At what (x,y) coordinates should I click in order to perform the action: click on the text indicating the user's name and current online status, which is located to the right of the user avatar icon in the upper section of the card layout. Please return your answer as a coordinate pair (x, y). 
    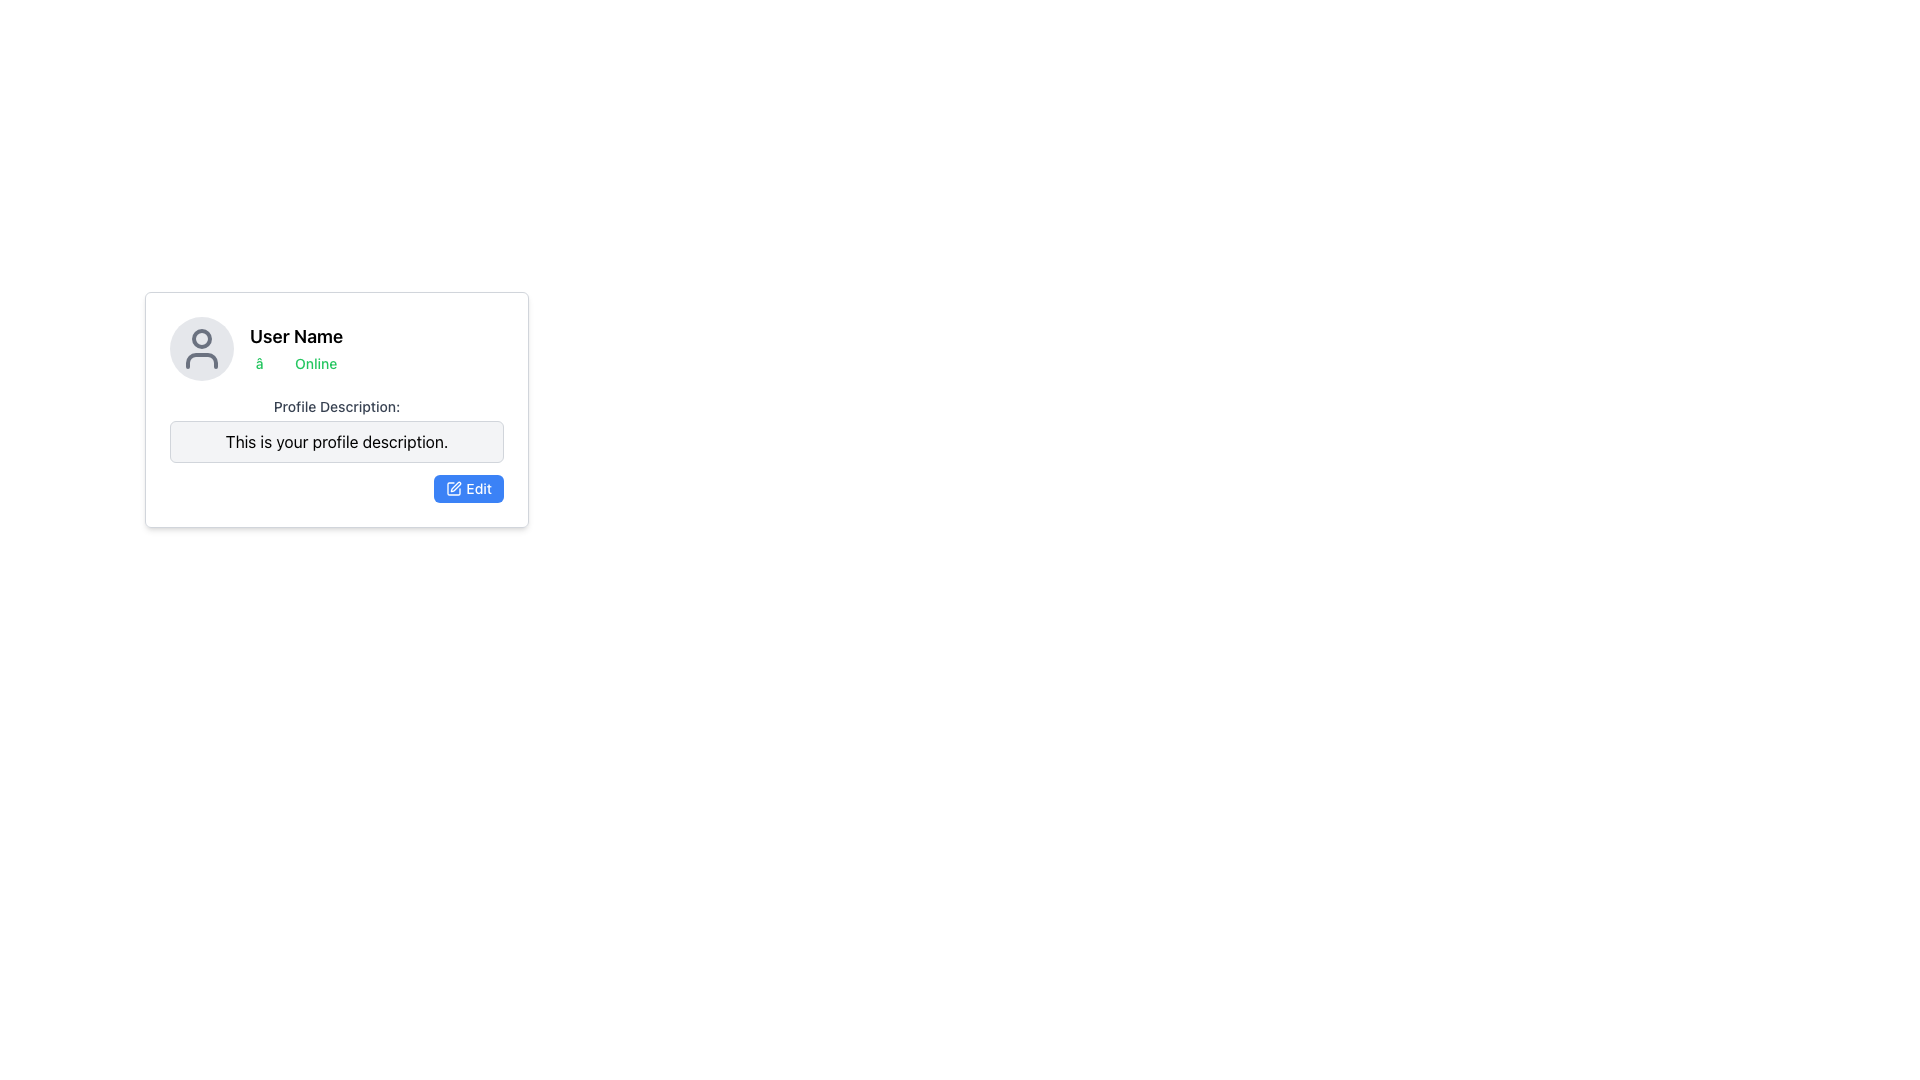
    Looking at the image, I should click on (295, 347).